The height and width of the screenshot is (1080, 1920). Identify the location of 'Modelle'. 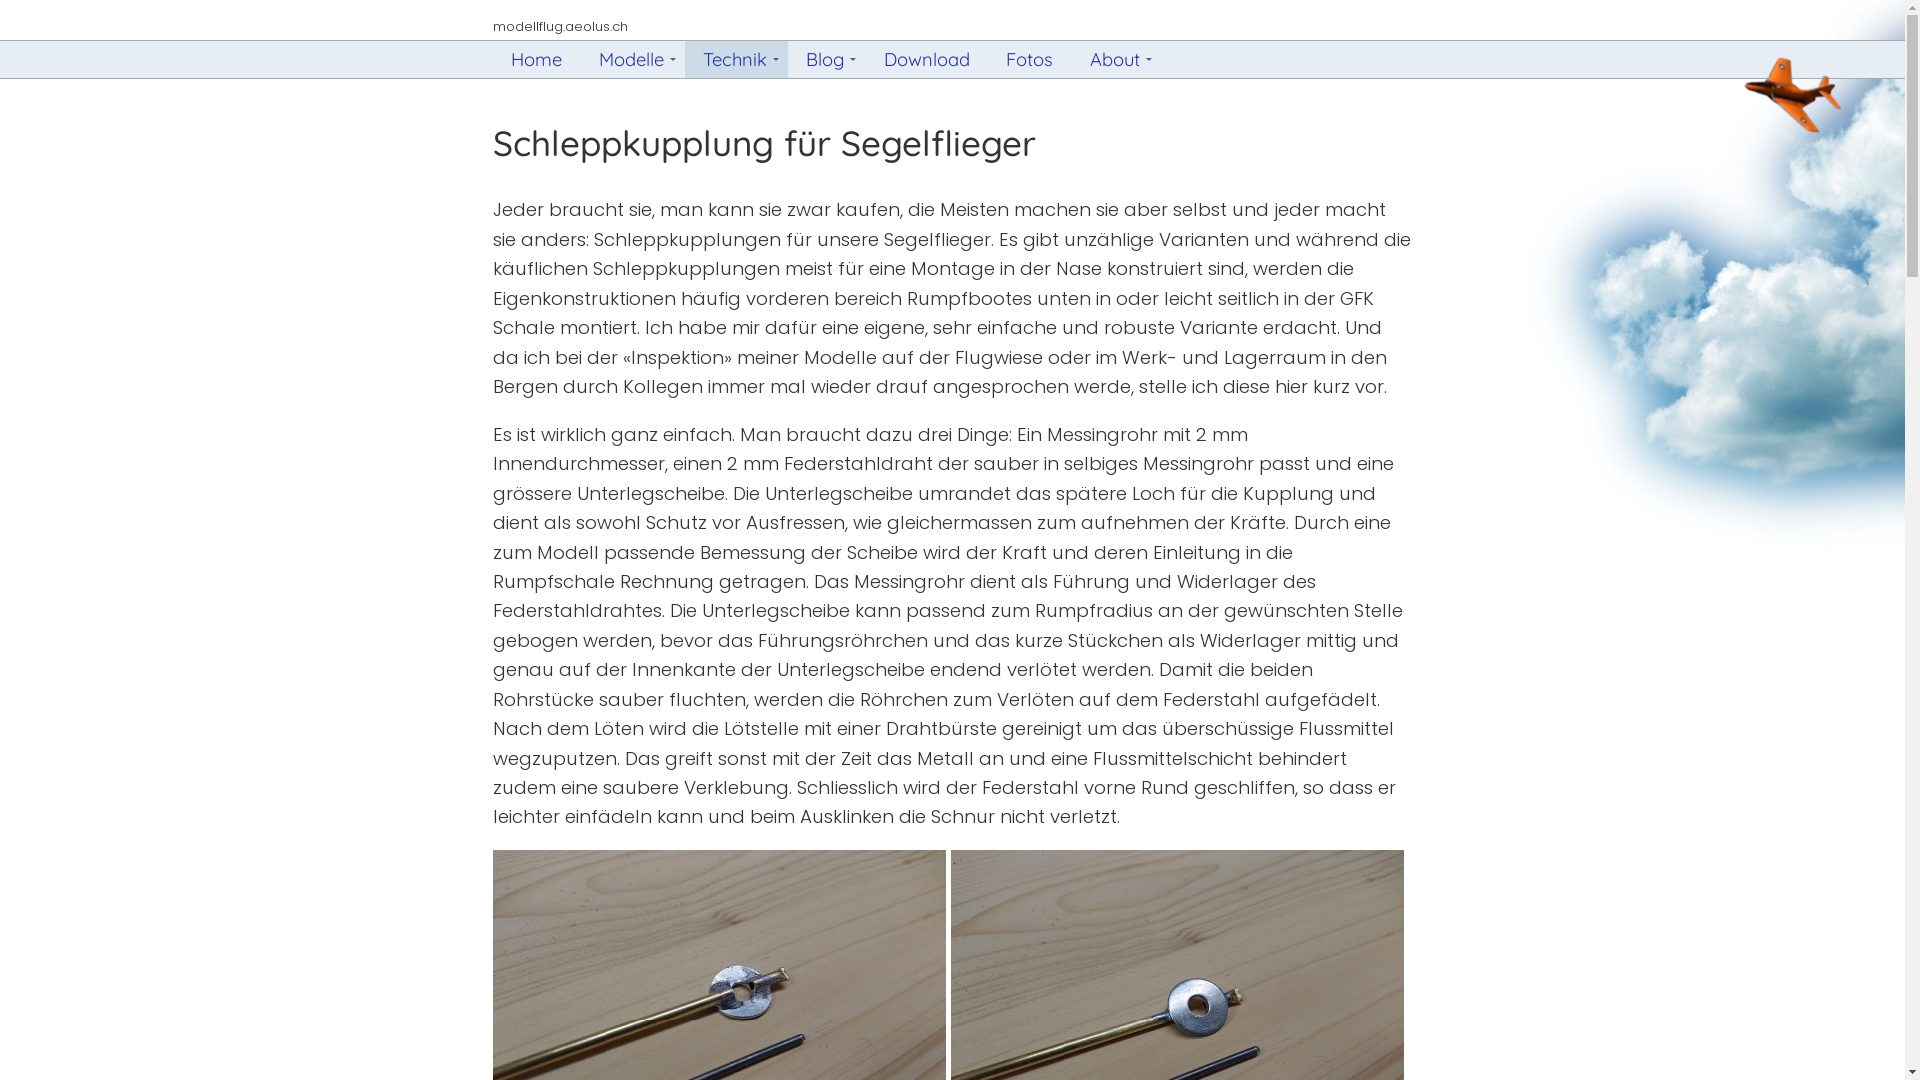
(632, 58).